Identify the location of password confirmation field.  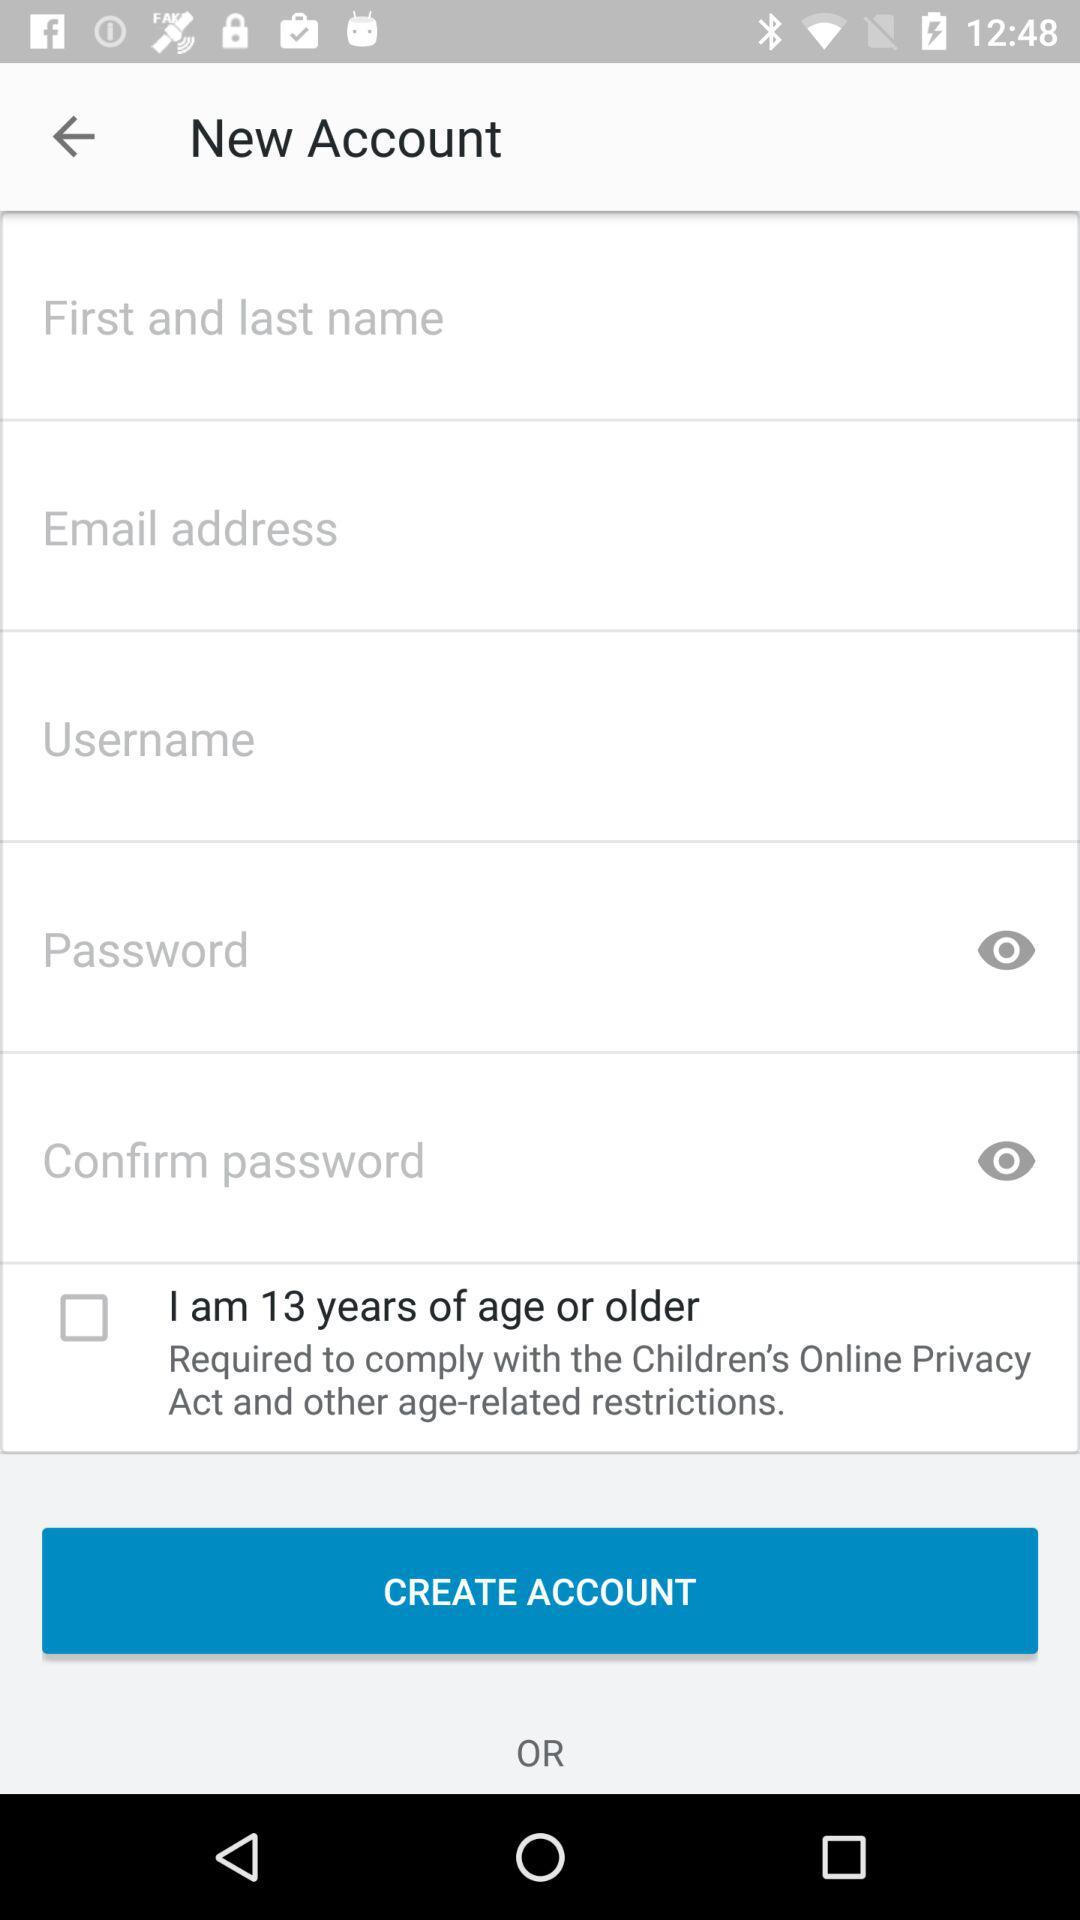
(540, 1153).